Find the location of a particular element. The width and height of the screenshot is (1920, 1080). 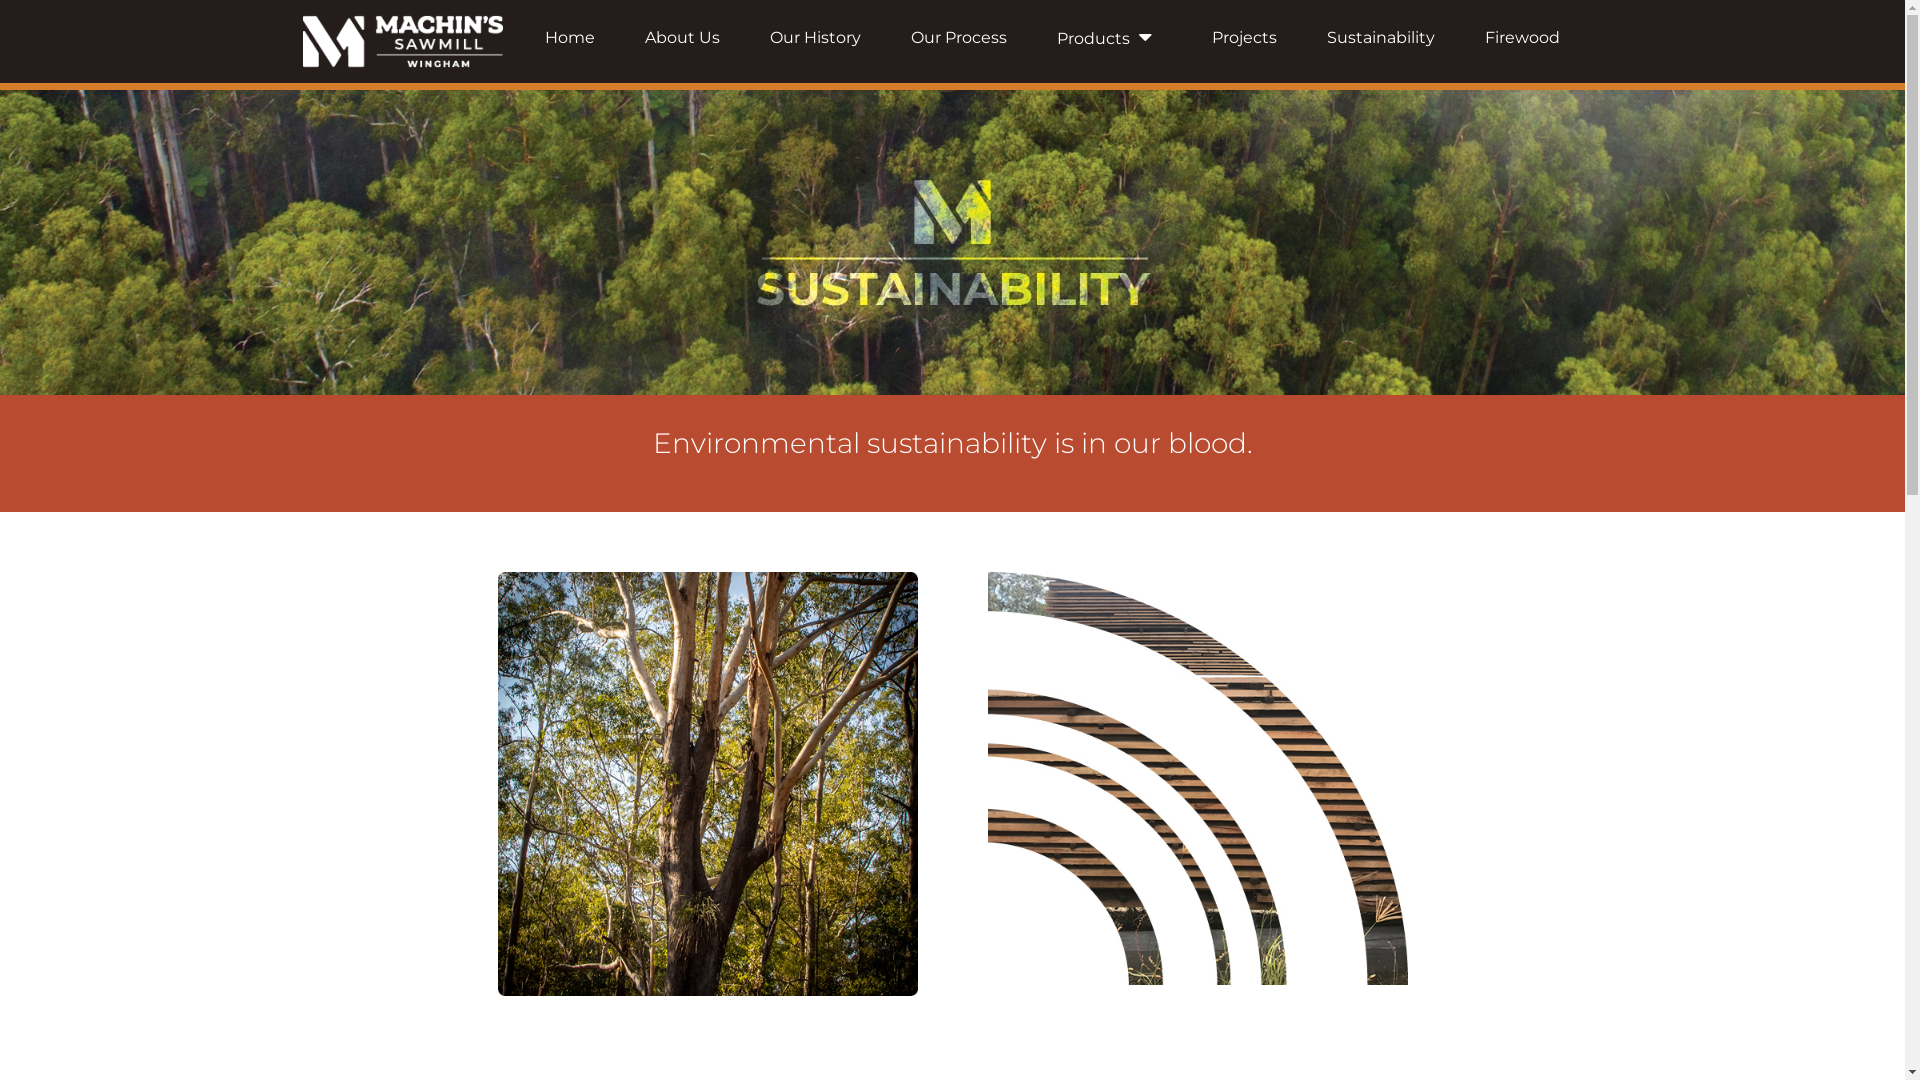

'Home' is located at coordinates (569, 37).